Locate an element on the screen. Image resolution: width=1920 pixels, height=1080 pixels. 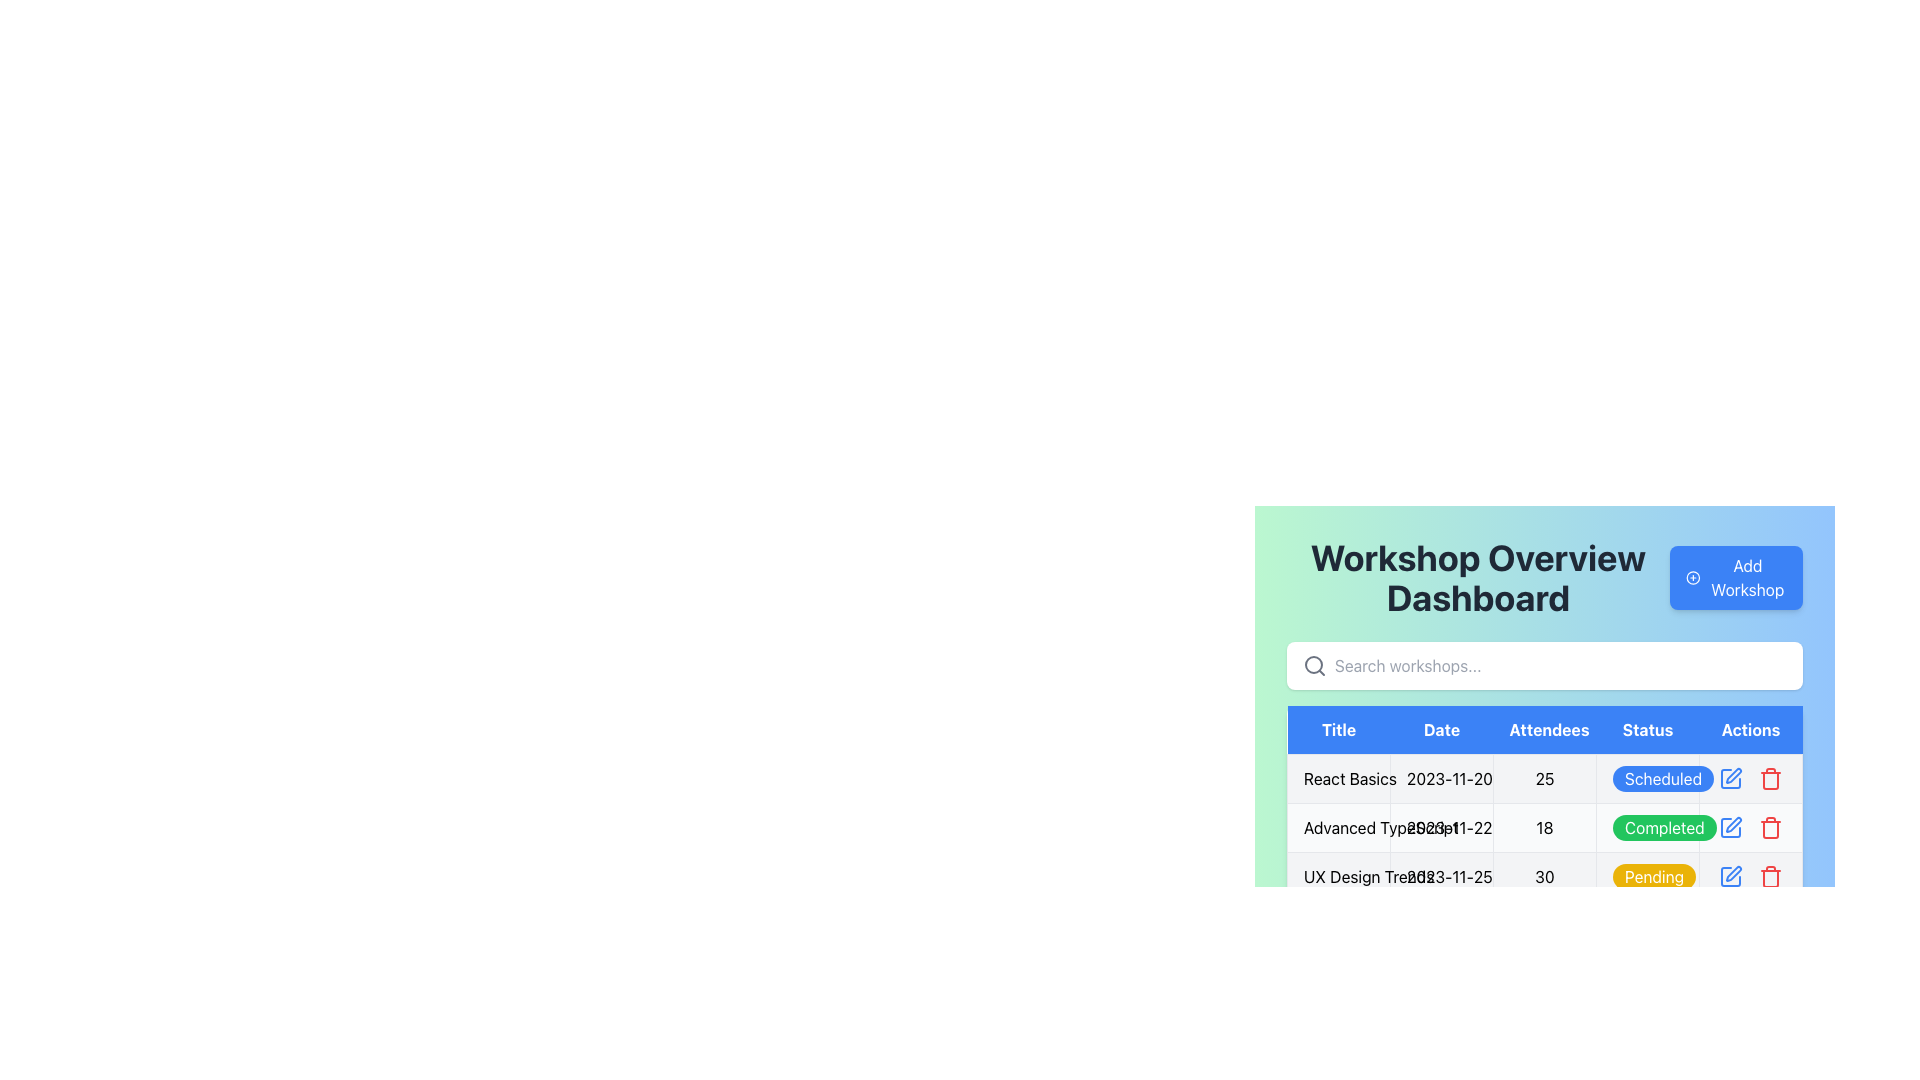
the Status indicator for the 'React Basics' workshop in the first row of the 'Workshop Overview Dashboard', which shows that the workshop is scheduled is located at coordinates (1647, 778).